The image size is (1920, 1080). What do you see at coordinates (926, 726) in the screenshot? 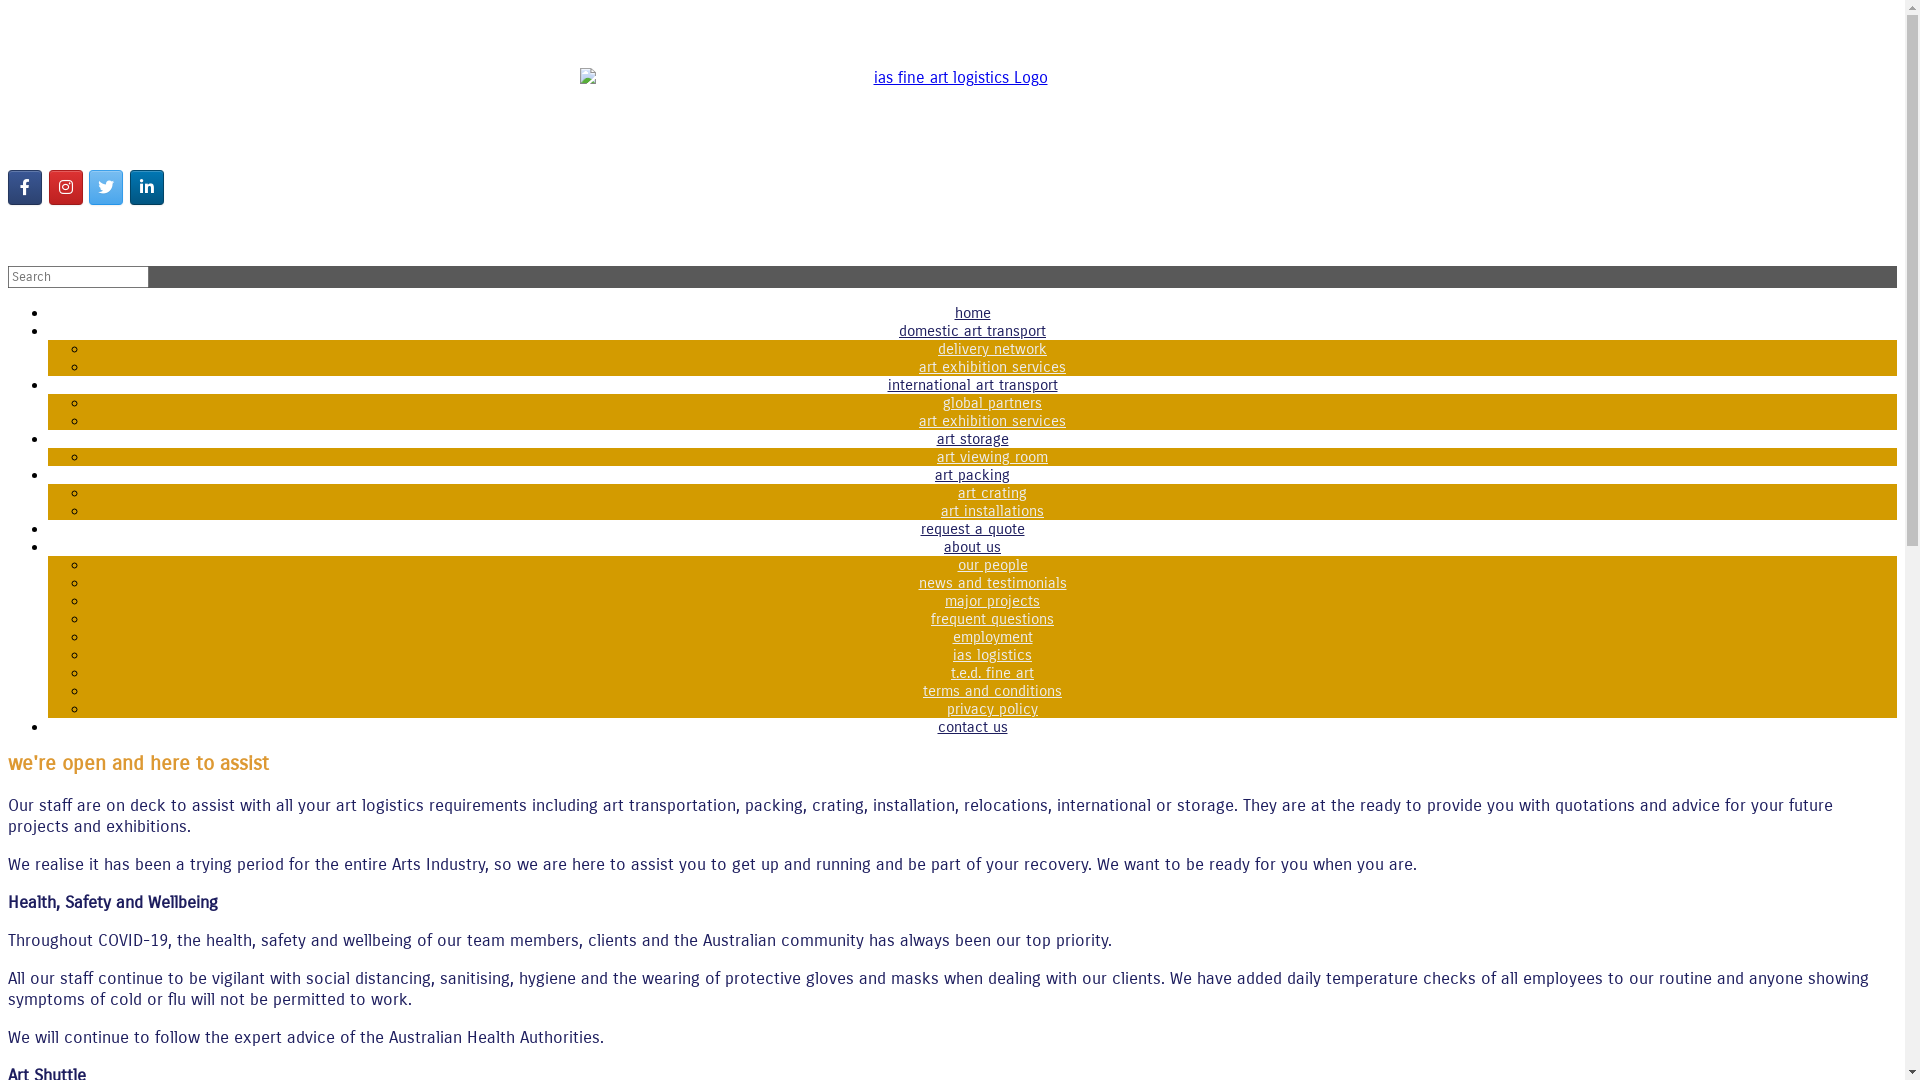
I see `'contact us'` at bounding box center [926, 726].